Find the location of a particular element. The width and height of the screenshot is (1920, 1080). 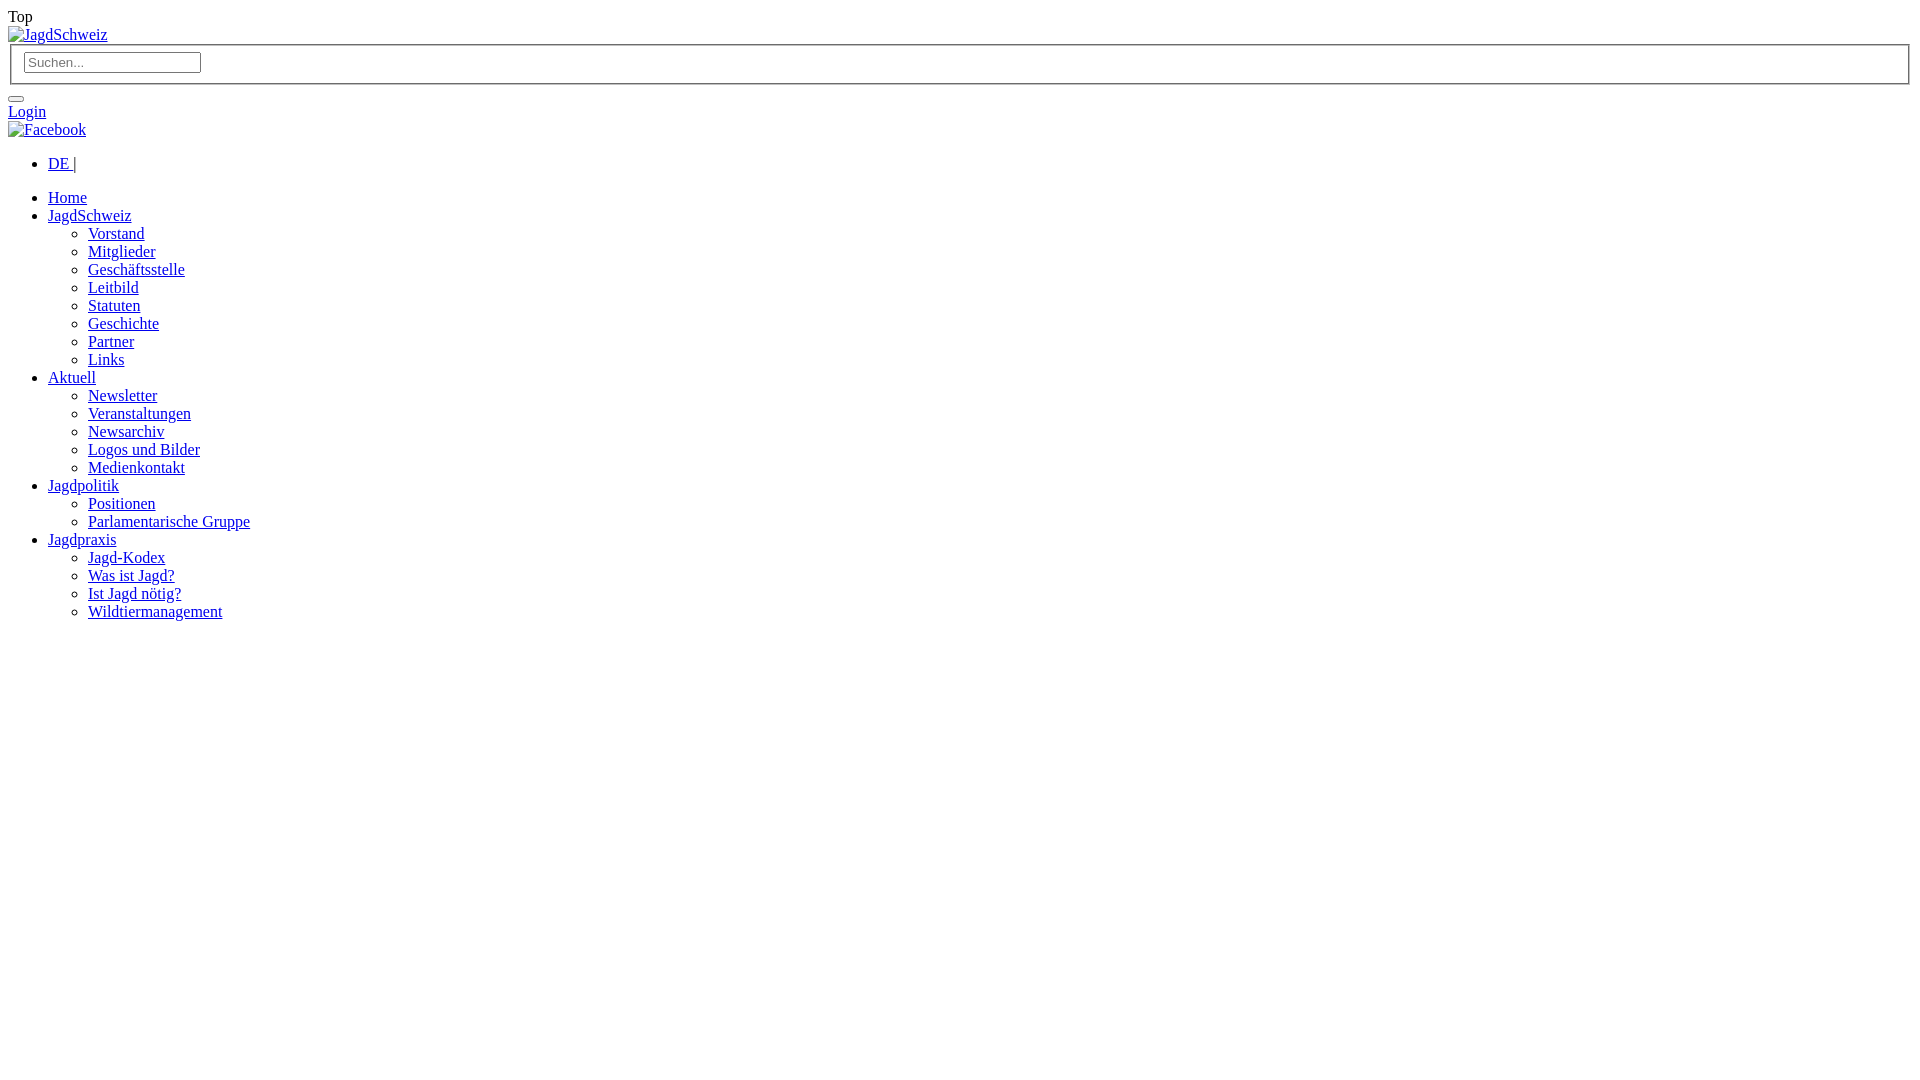

'Veranstaltungen' is located at coordinates (138, 412).